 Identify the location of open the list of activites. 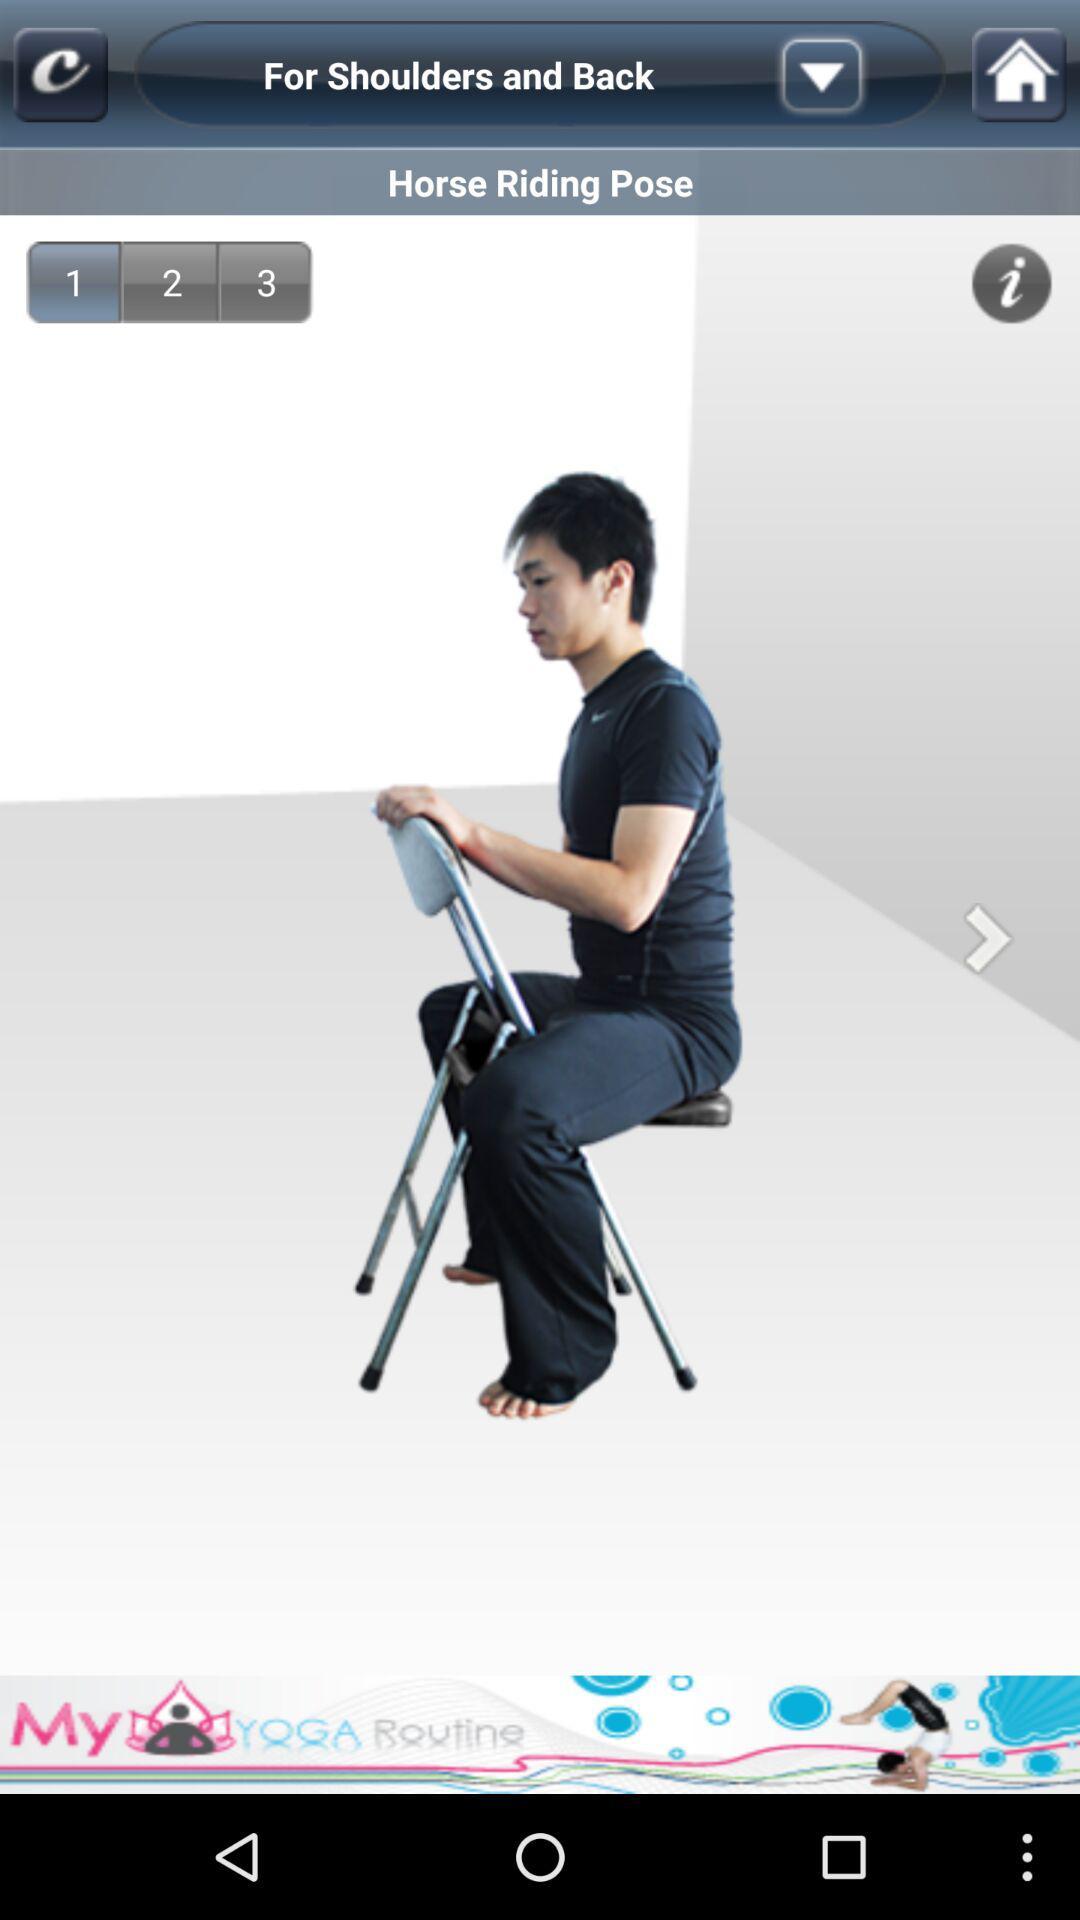
(853, 75).